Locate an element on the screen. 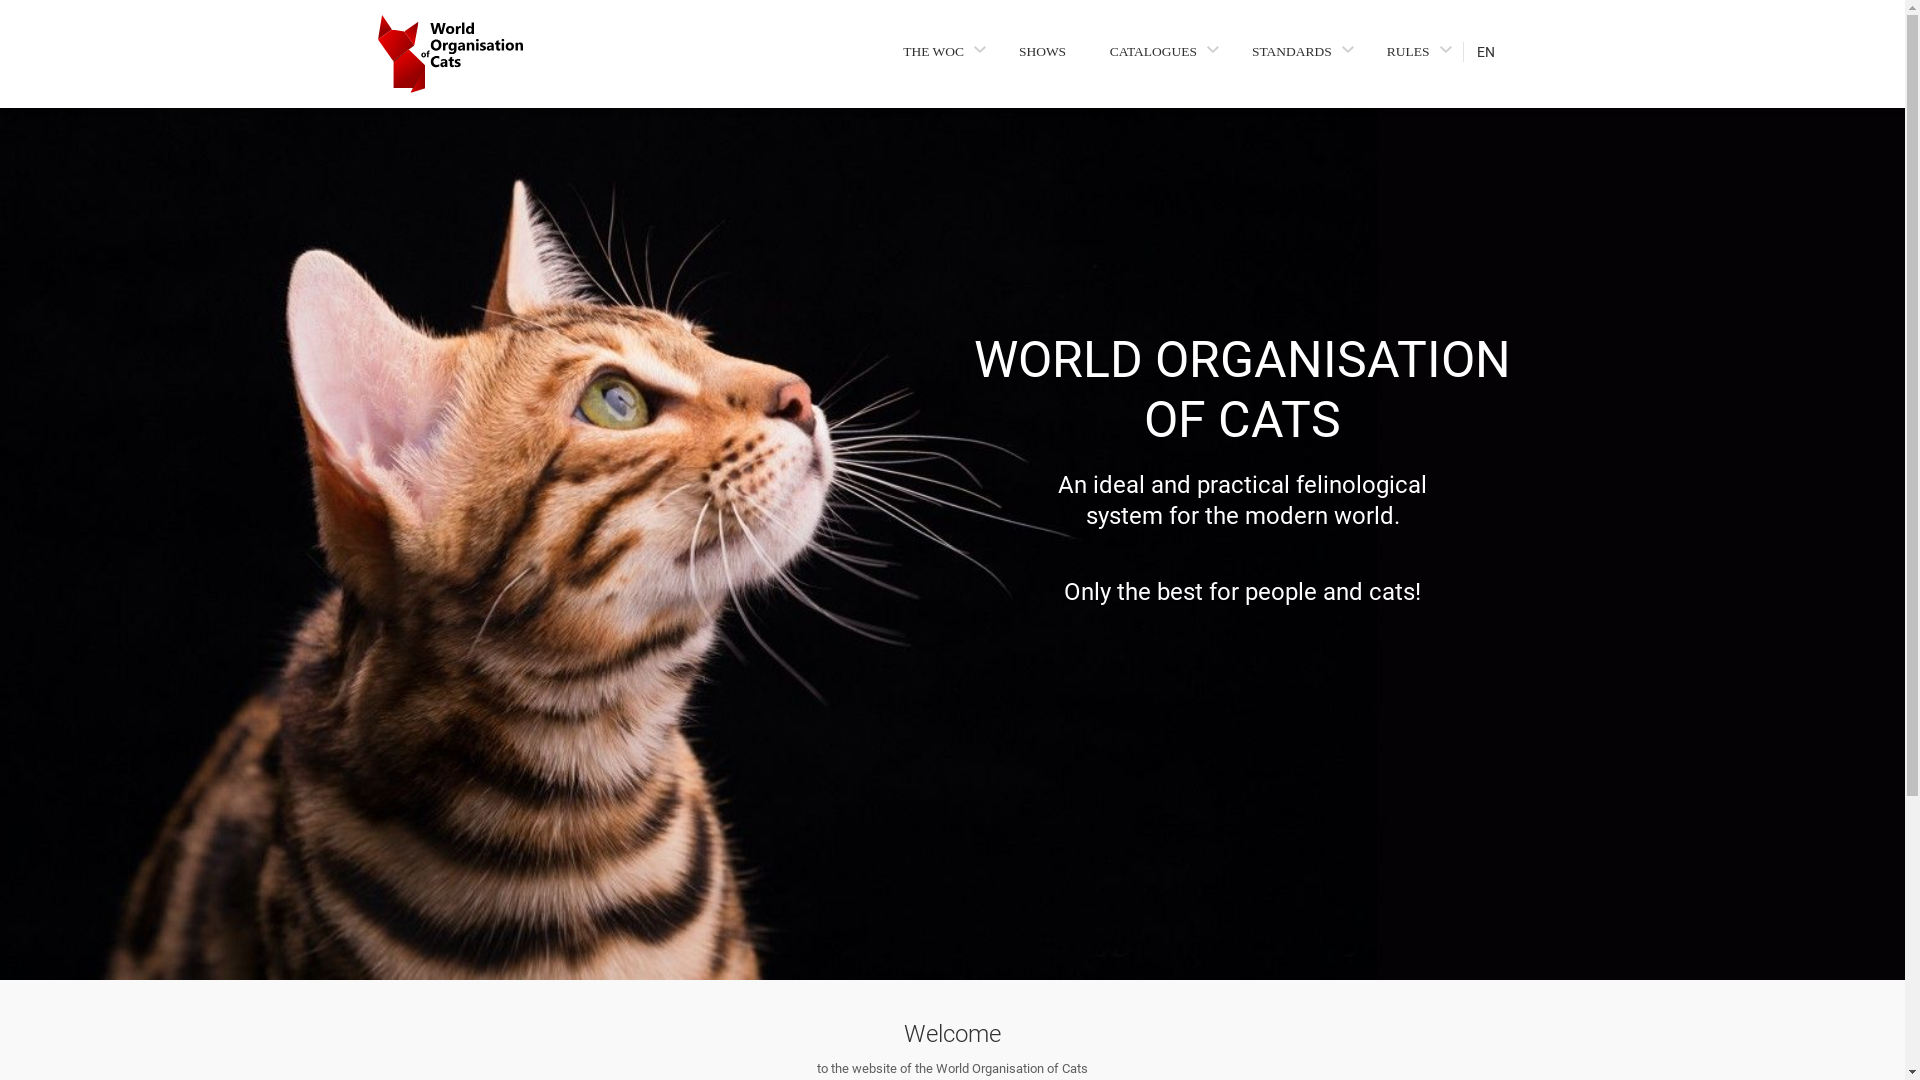  'RULES' is located at coordinates (1413, 50).